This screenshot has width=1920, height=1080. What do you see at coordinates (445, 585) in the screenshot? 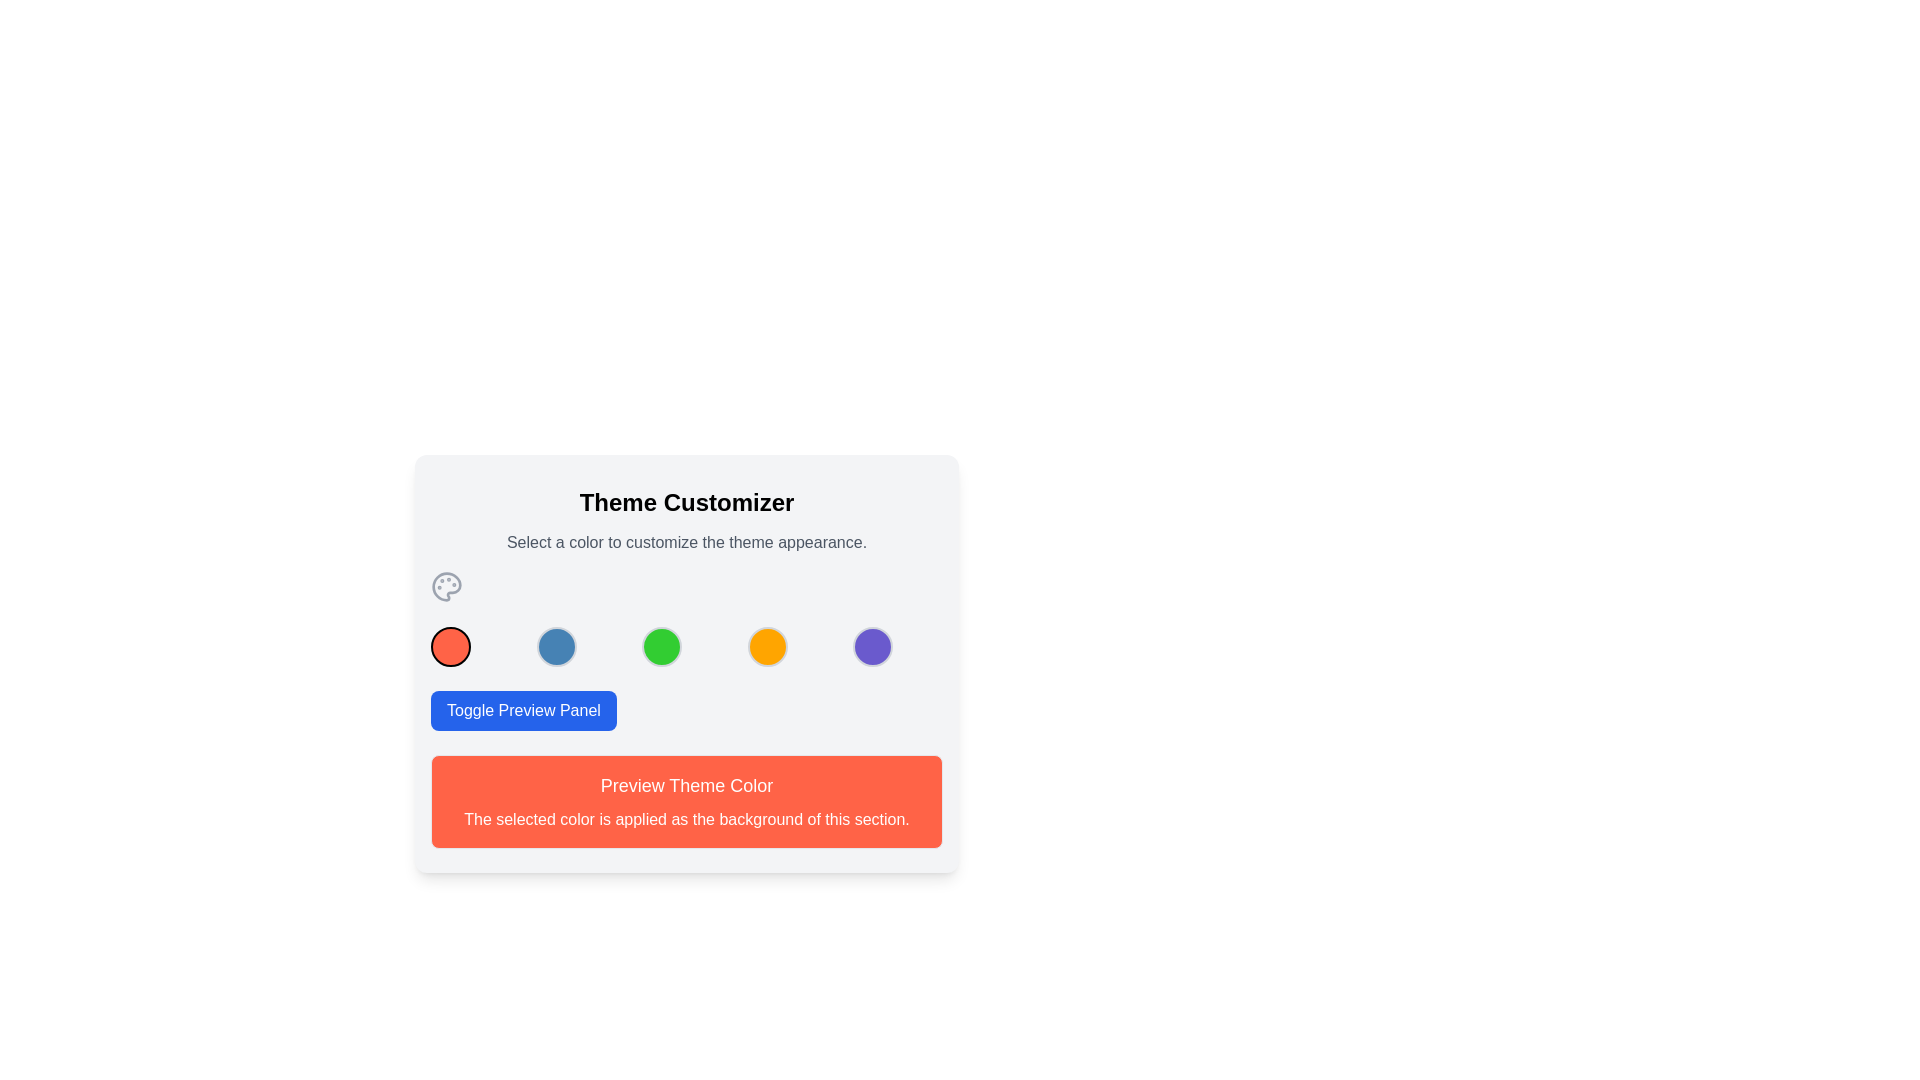
I see `the icon representing the theme or color customization feature located above the 'Theme Customizer' text` at bounding box center [445, 585].